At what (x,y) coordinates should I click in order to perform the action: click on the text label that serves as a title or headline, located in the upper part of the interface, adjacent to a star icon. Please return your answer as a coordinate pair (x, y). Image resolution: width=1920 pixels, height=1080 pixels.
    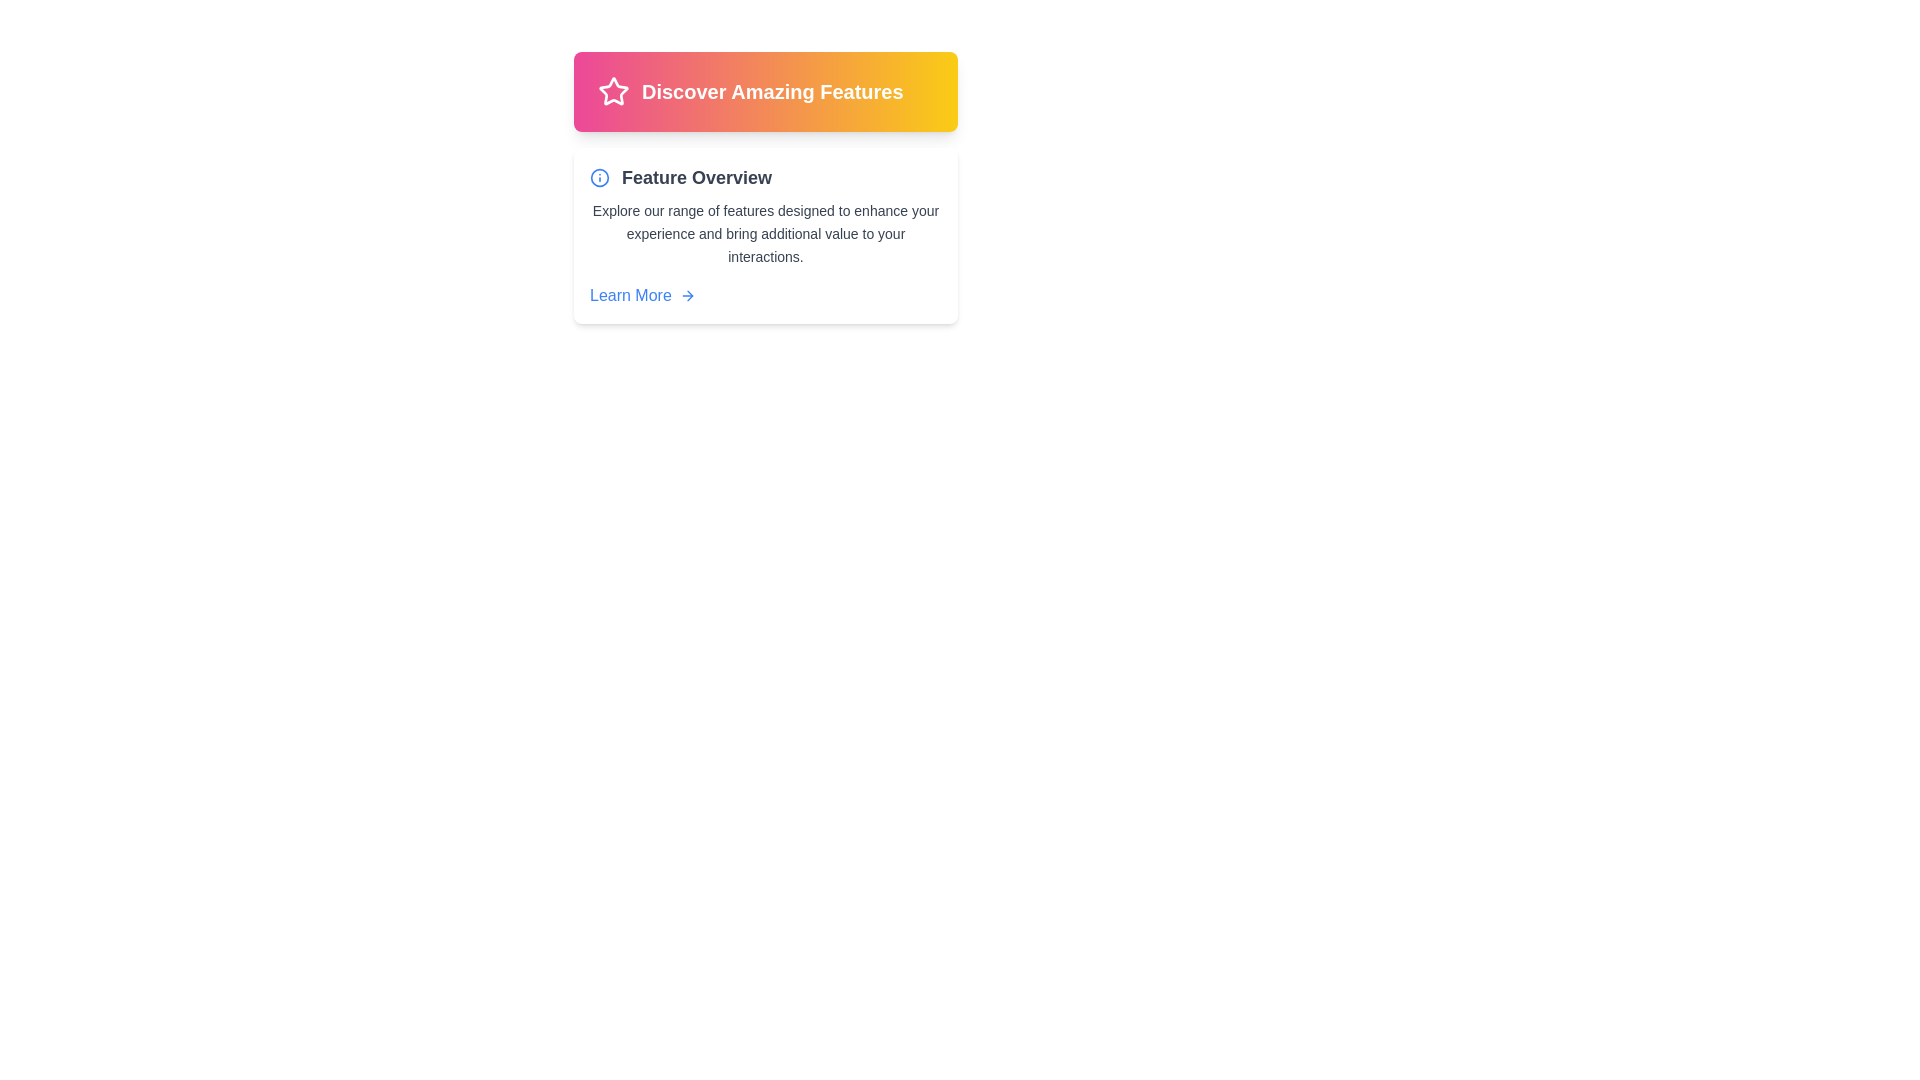
    Looking at the image, I should click on (771, 92).